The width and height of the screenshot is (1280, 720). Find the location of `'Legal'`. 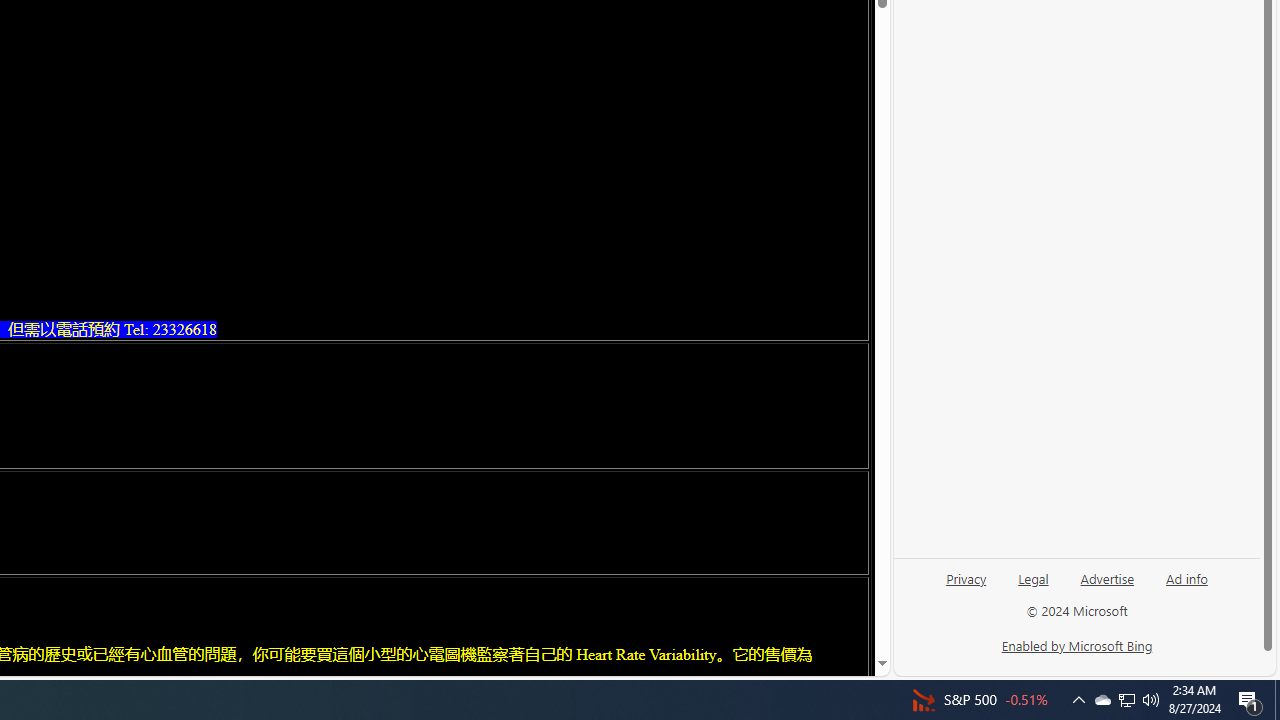

'Legal' is located at coordinates (1033, 585).